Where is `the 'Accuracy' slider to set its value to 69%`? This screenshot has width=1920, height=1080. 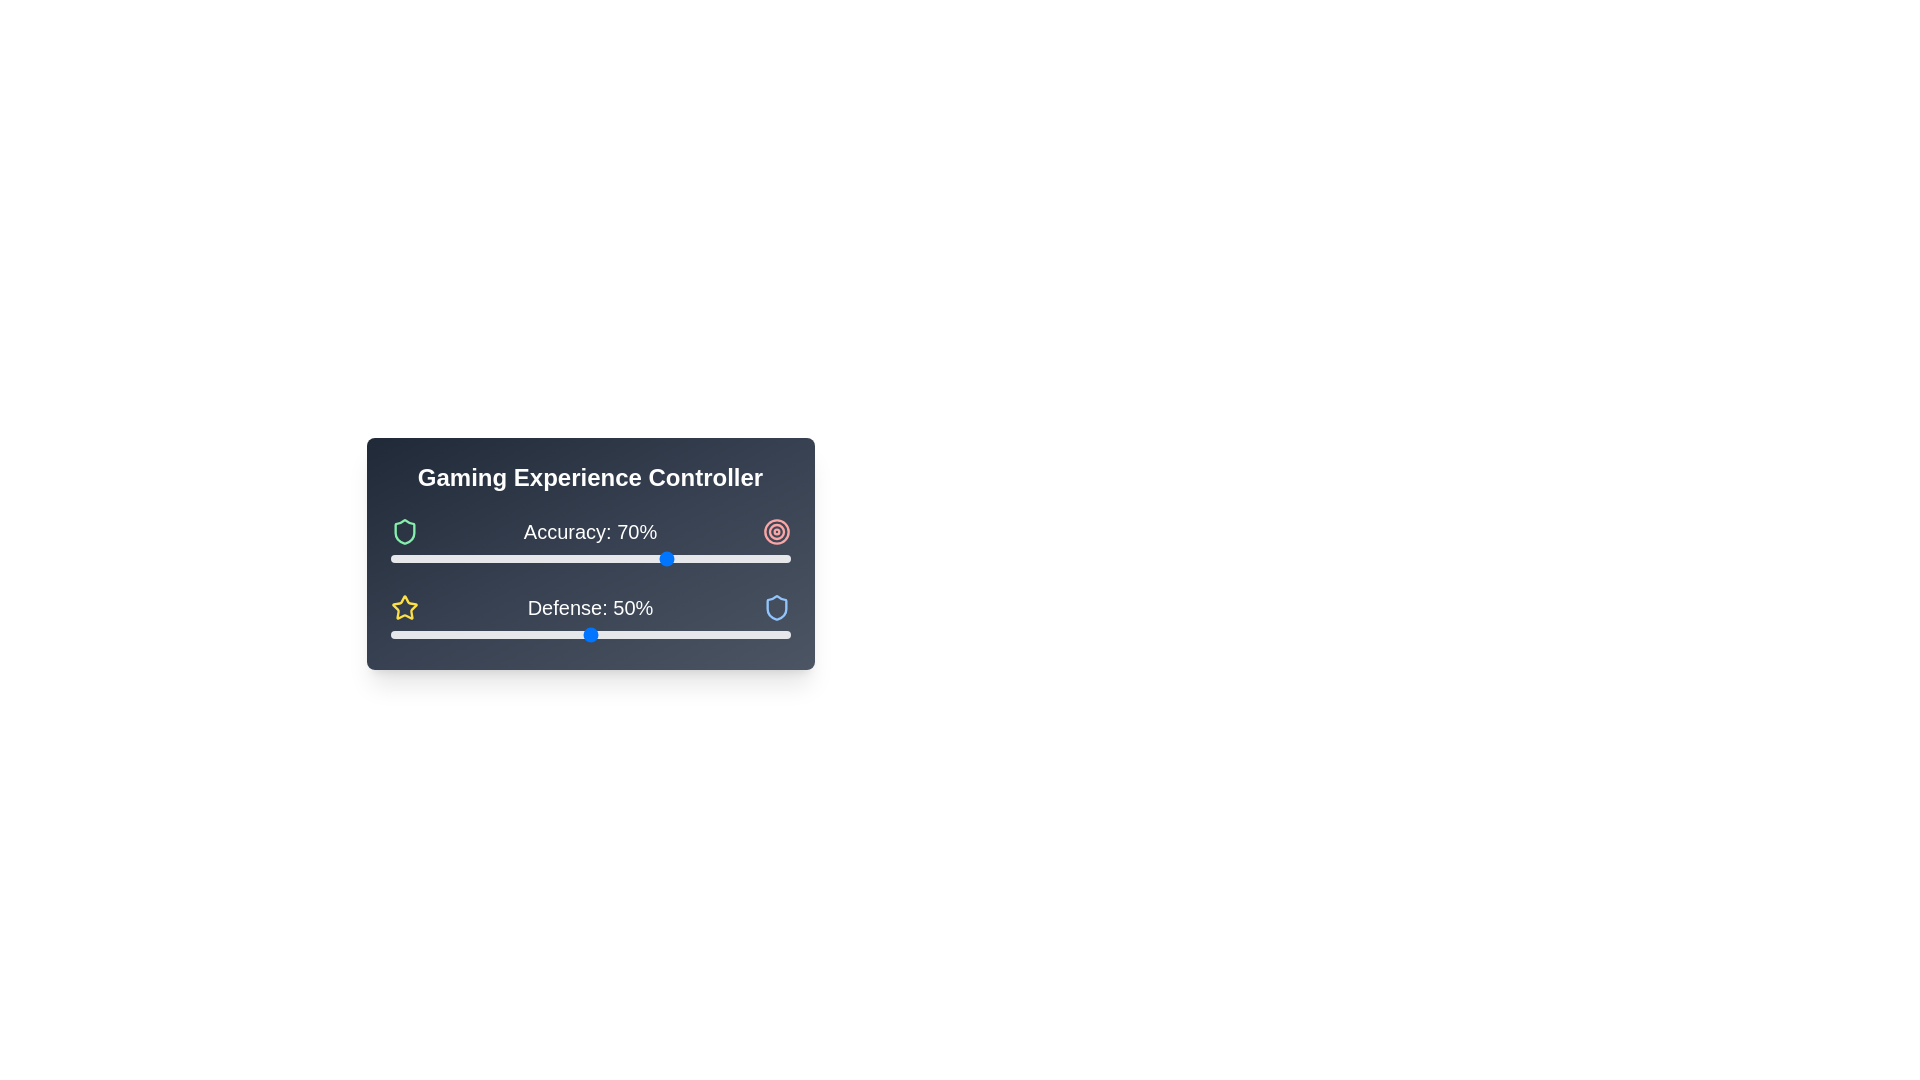
the 'Accuracy' slider to set its value to 69% is located at coordinates (666, 559).